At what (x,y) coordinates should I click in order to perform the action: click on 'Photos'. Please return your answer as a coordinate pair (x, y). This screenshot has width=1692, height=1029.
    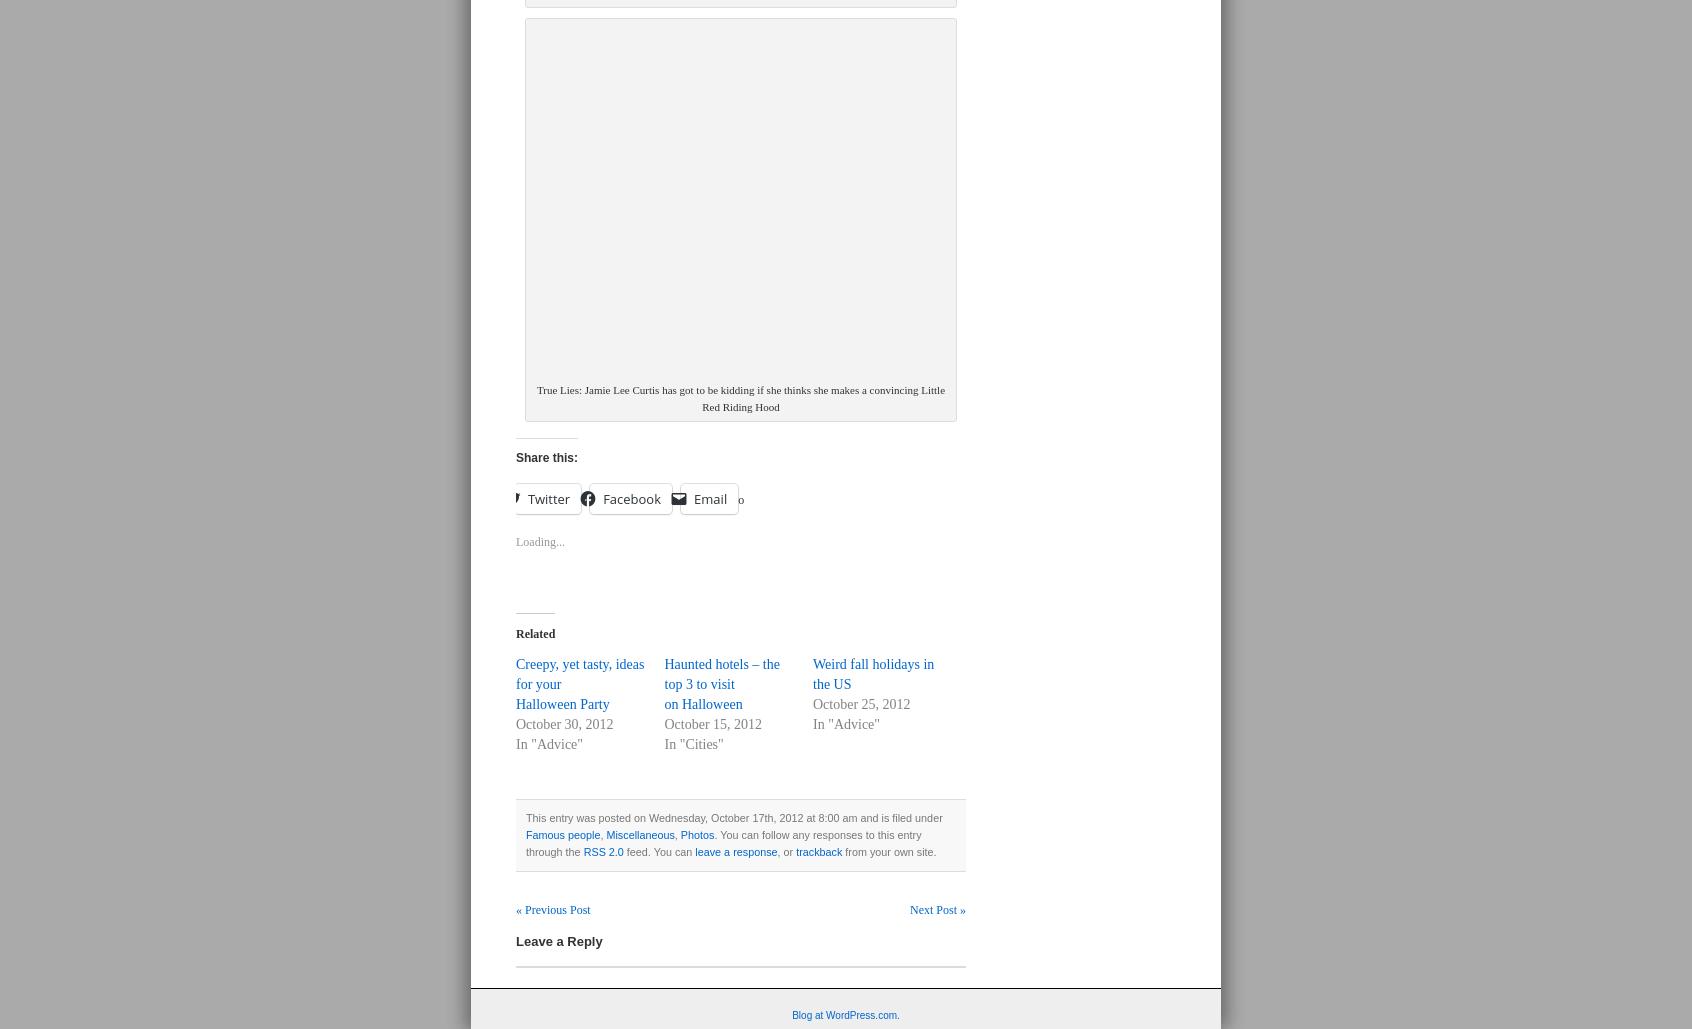
    Looking at the image, I should click on (696, 833).